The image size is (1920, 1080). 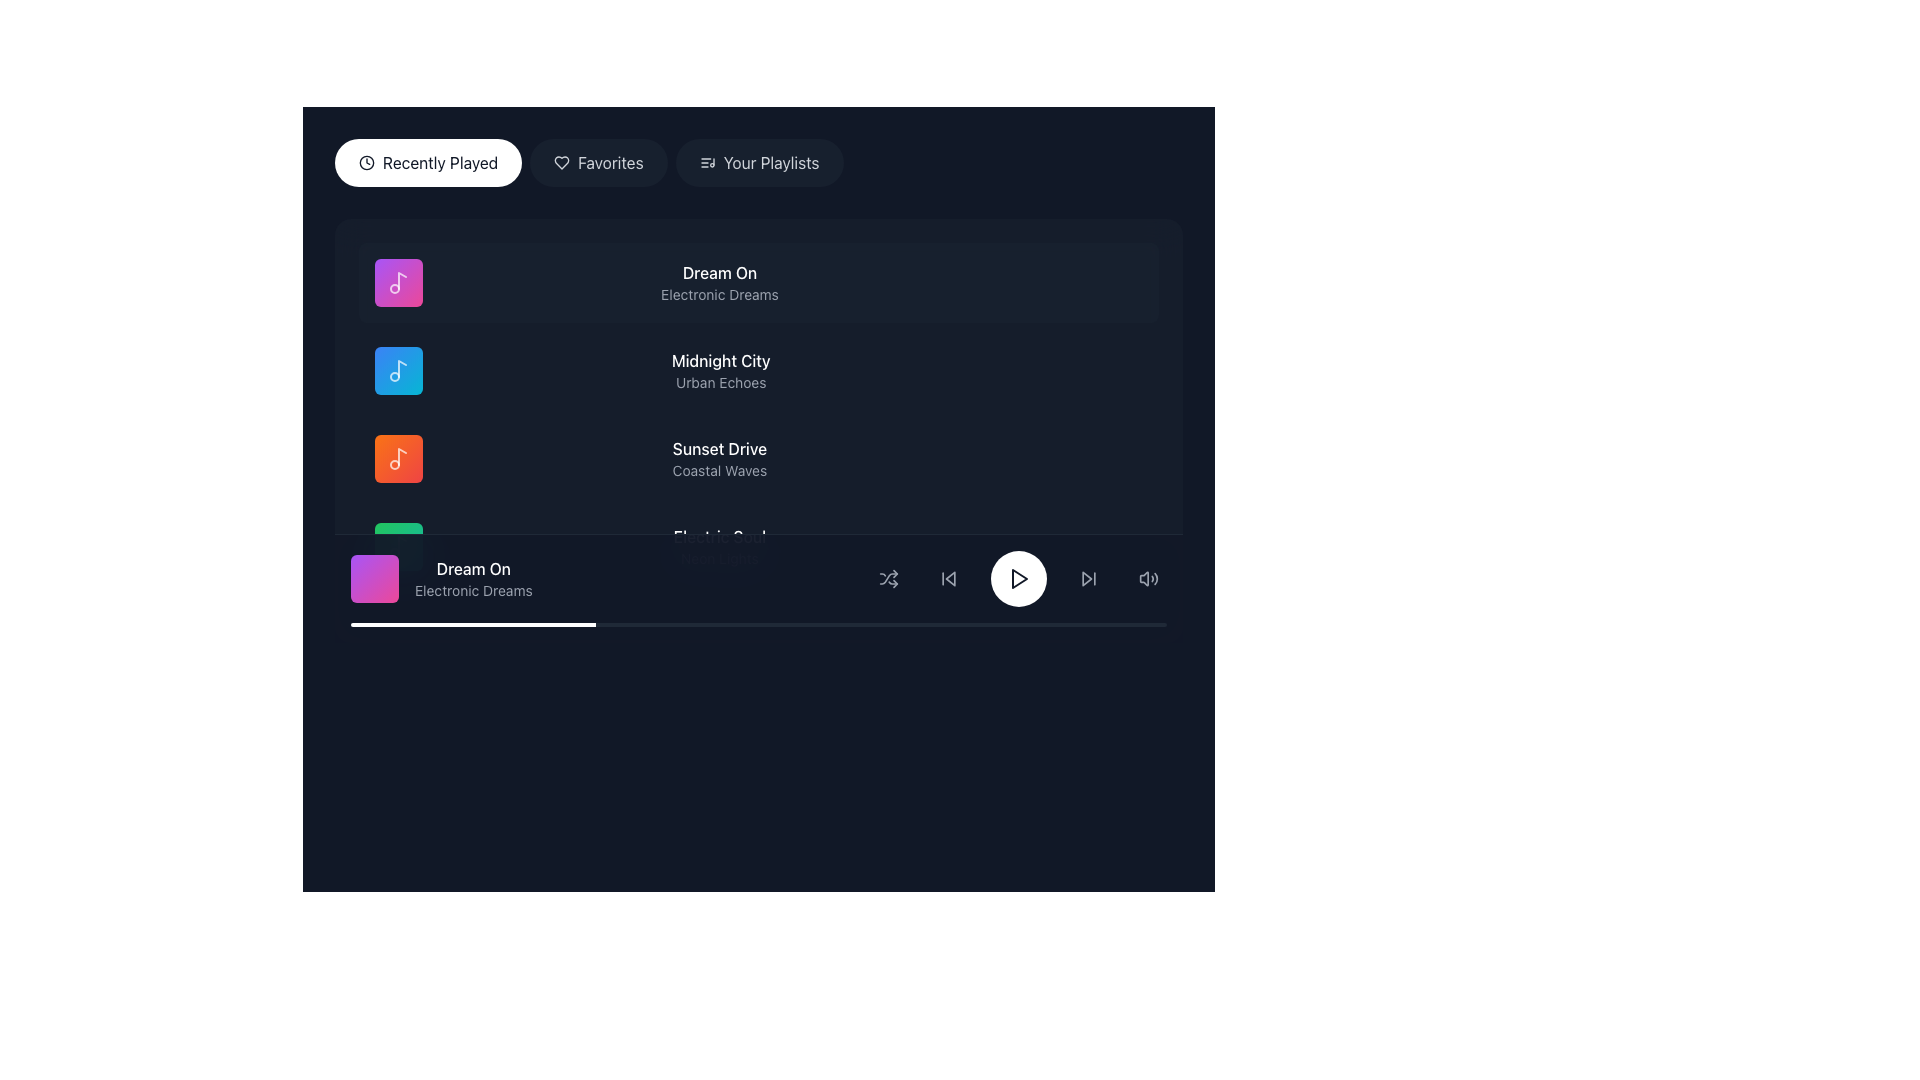 I want to click on the skip button with a forward arrow icon located in the bottom-right section of the horizontal control bar, so click(x=1088, y=578).